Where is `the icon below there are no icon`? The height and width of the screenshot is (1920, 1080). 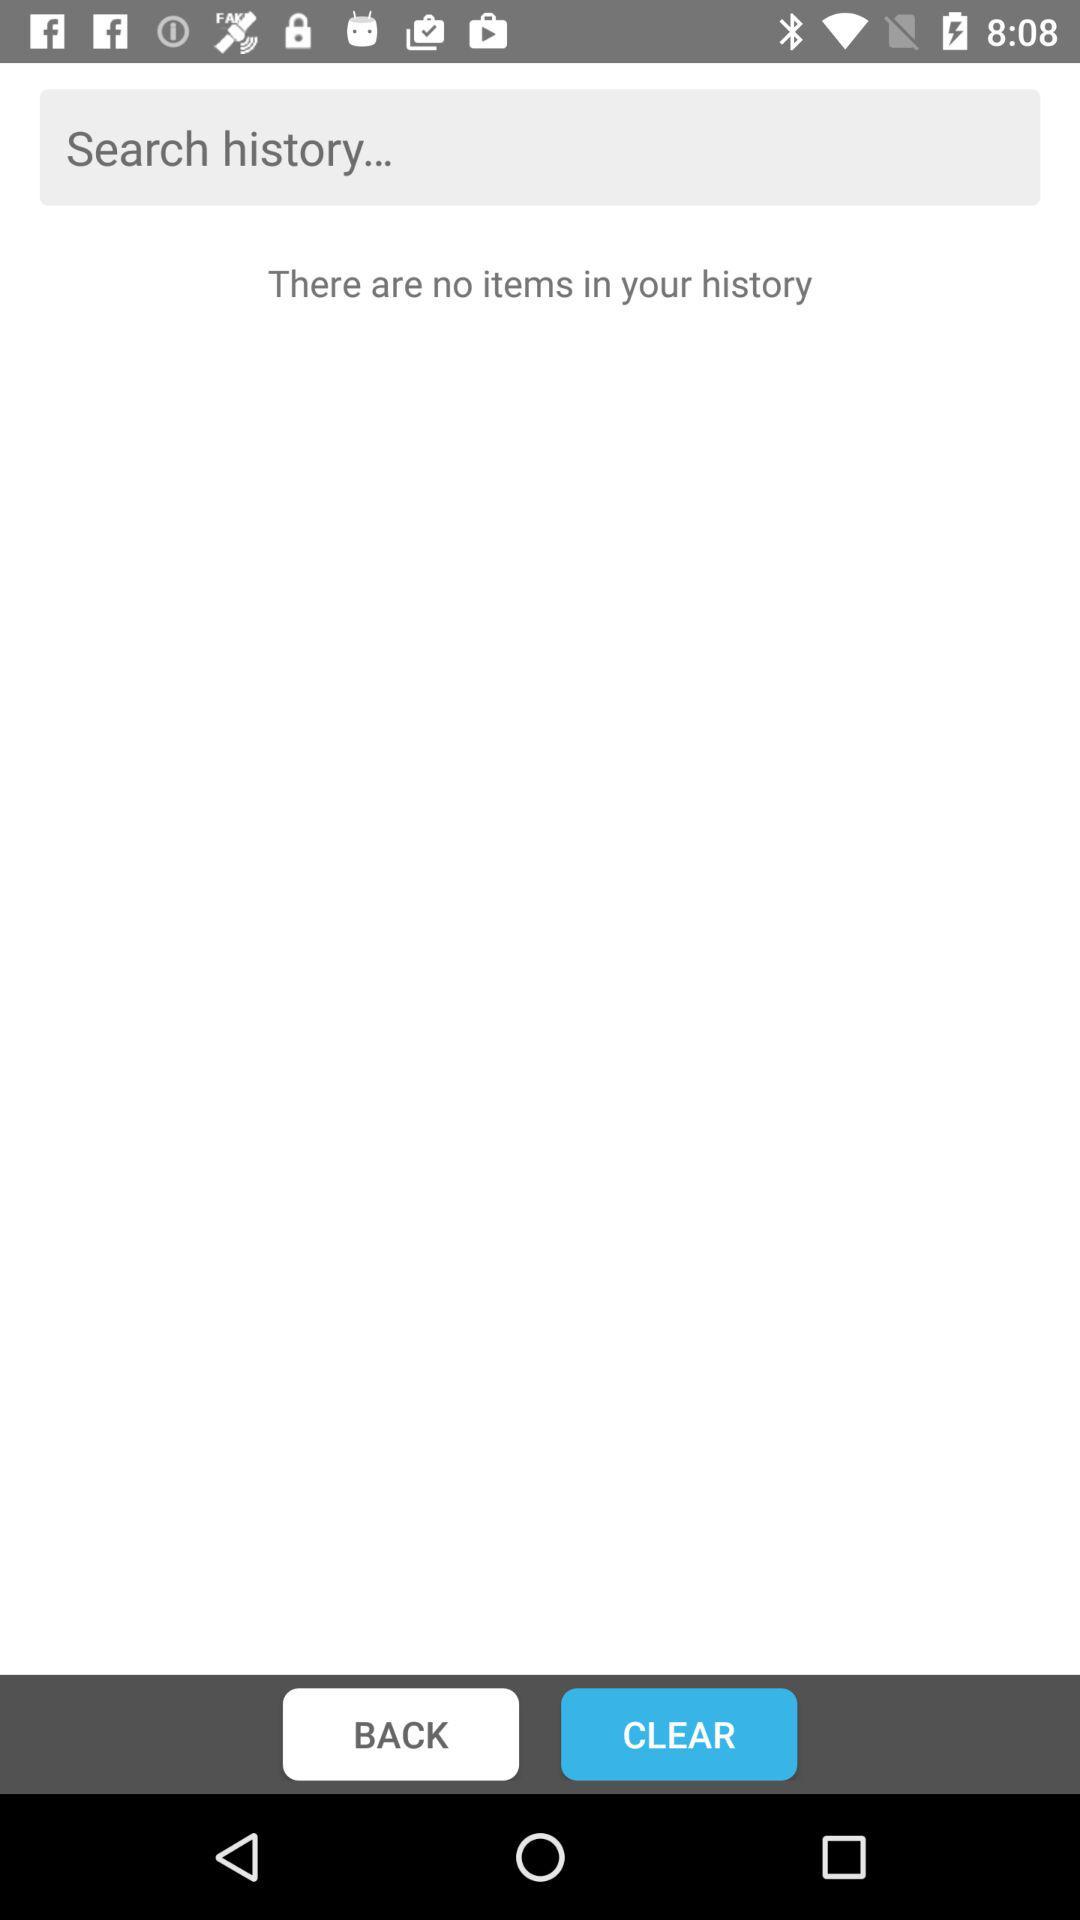
the icon below there are no icon is located at coordinates (400, 1733).